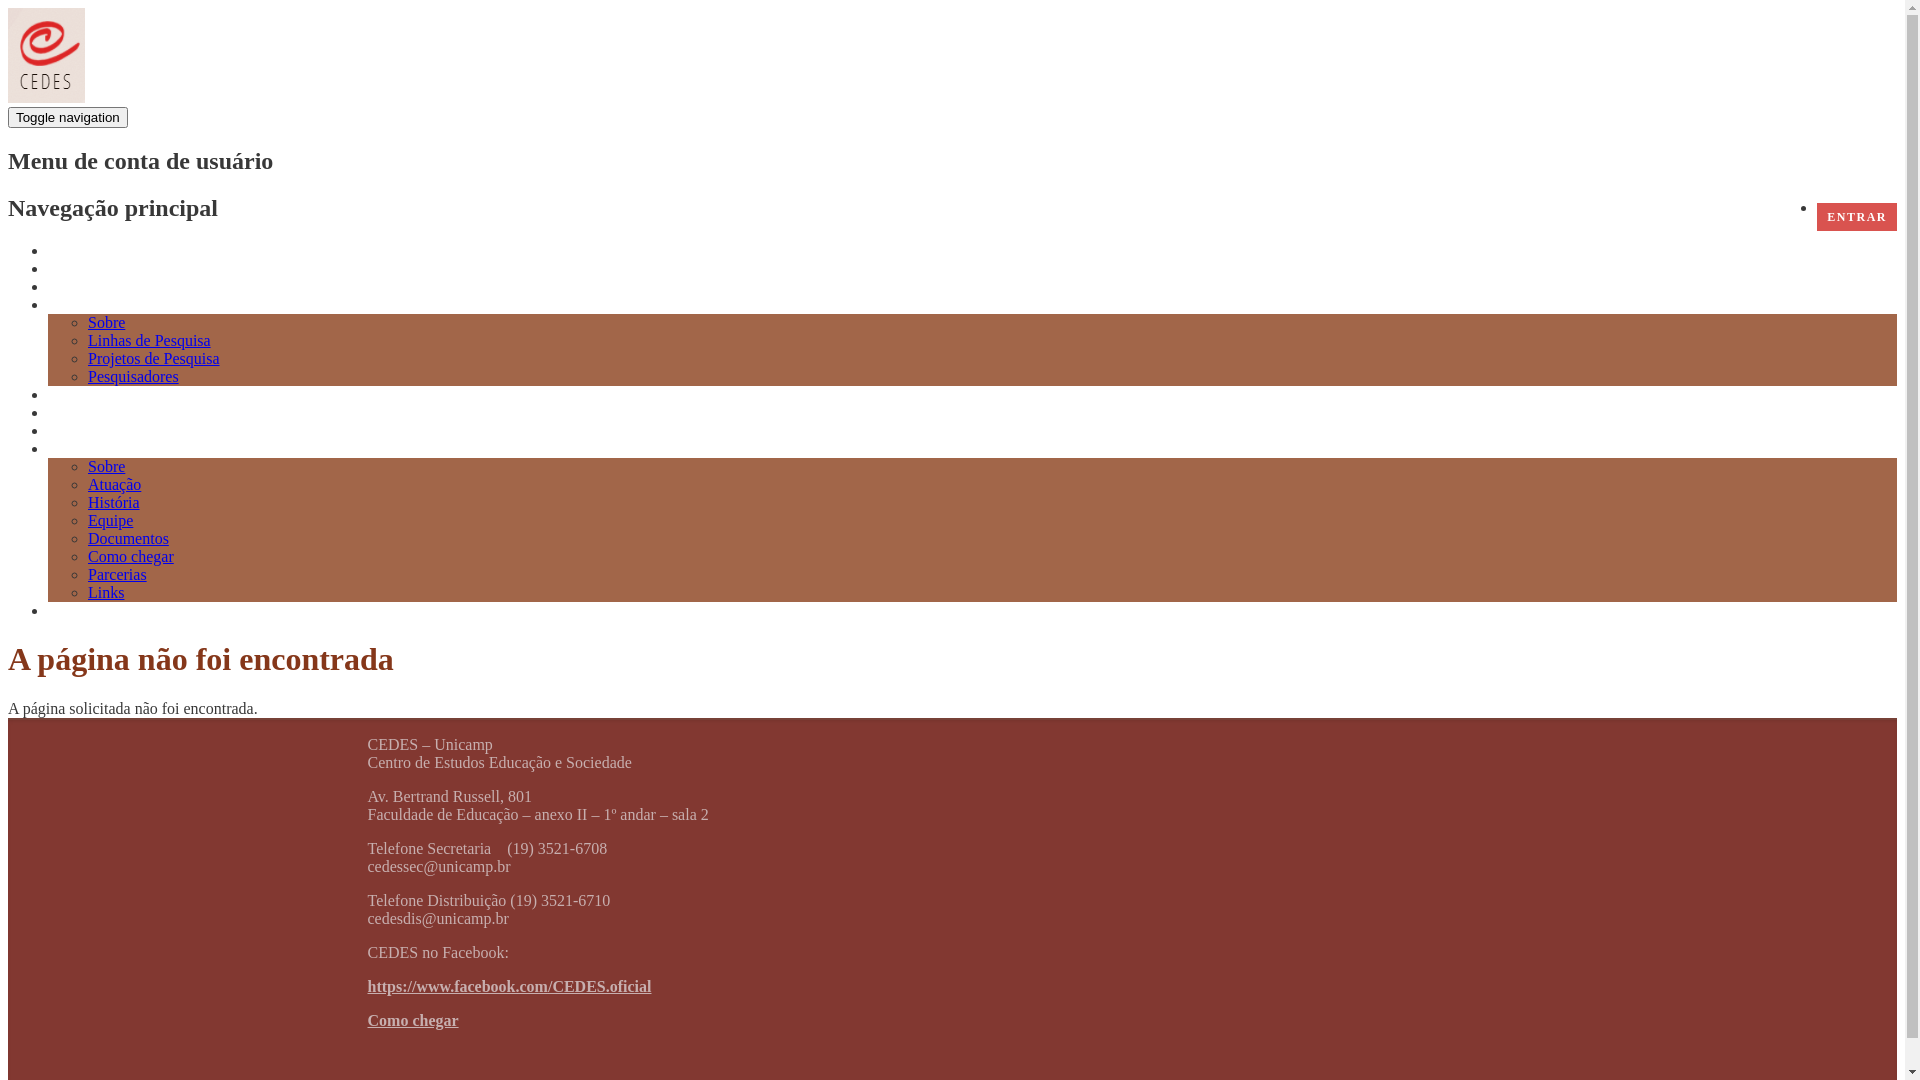 This screenshot has height=1080, width=1920. What do you see at coordinates (509, 985) in the screenshot?
I see `'https://www.facebook.com/CEDES.oficial'` at bounding box center [509, 985].